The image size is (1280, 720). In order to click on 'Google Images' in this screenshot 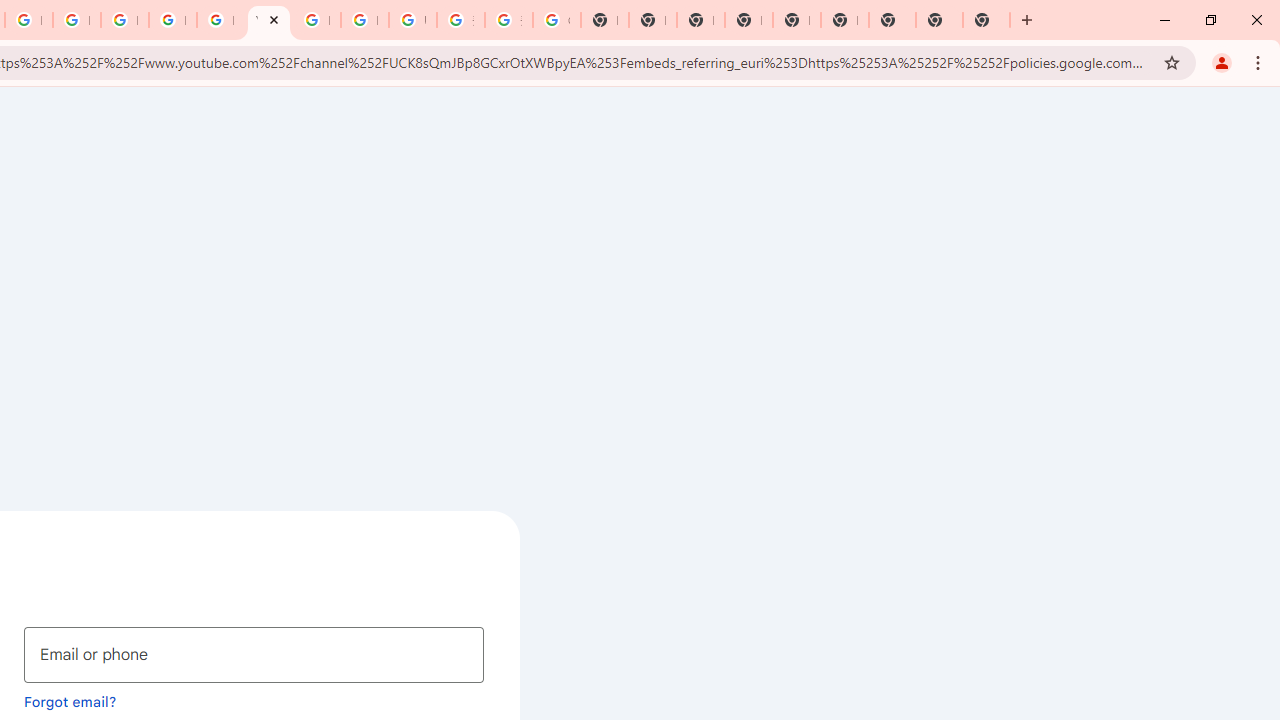, I will do `click(556, 20)`.